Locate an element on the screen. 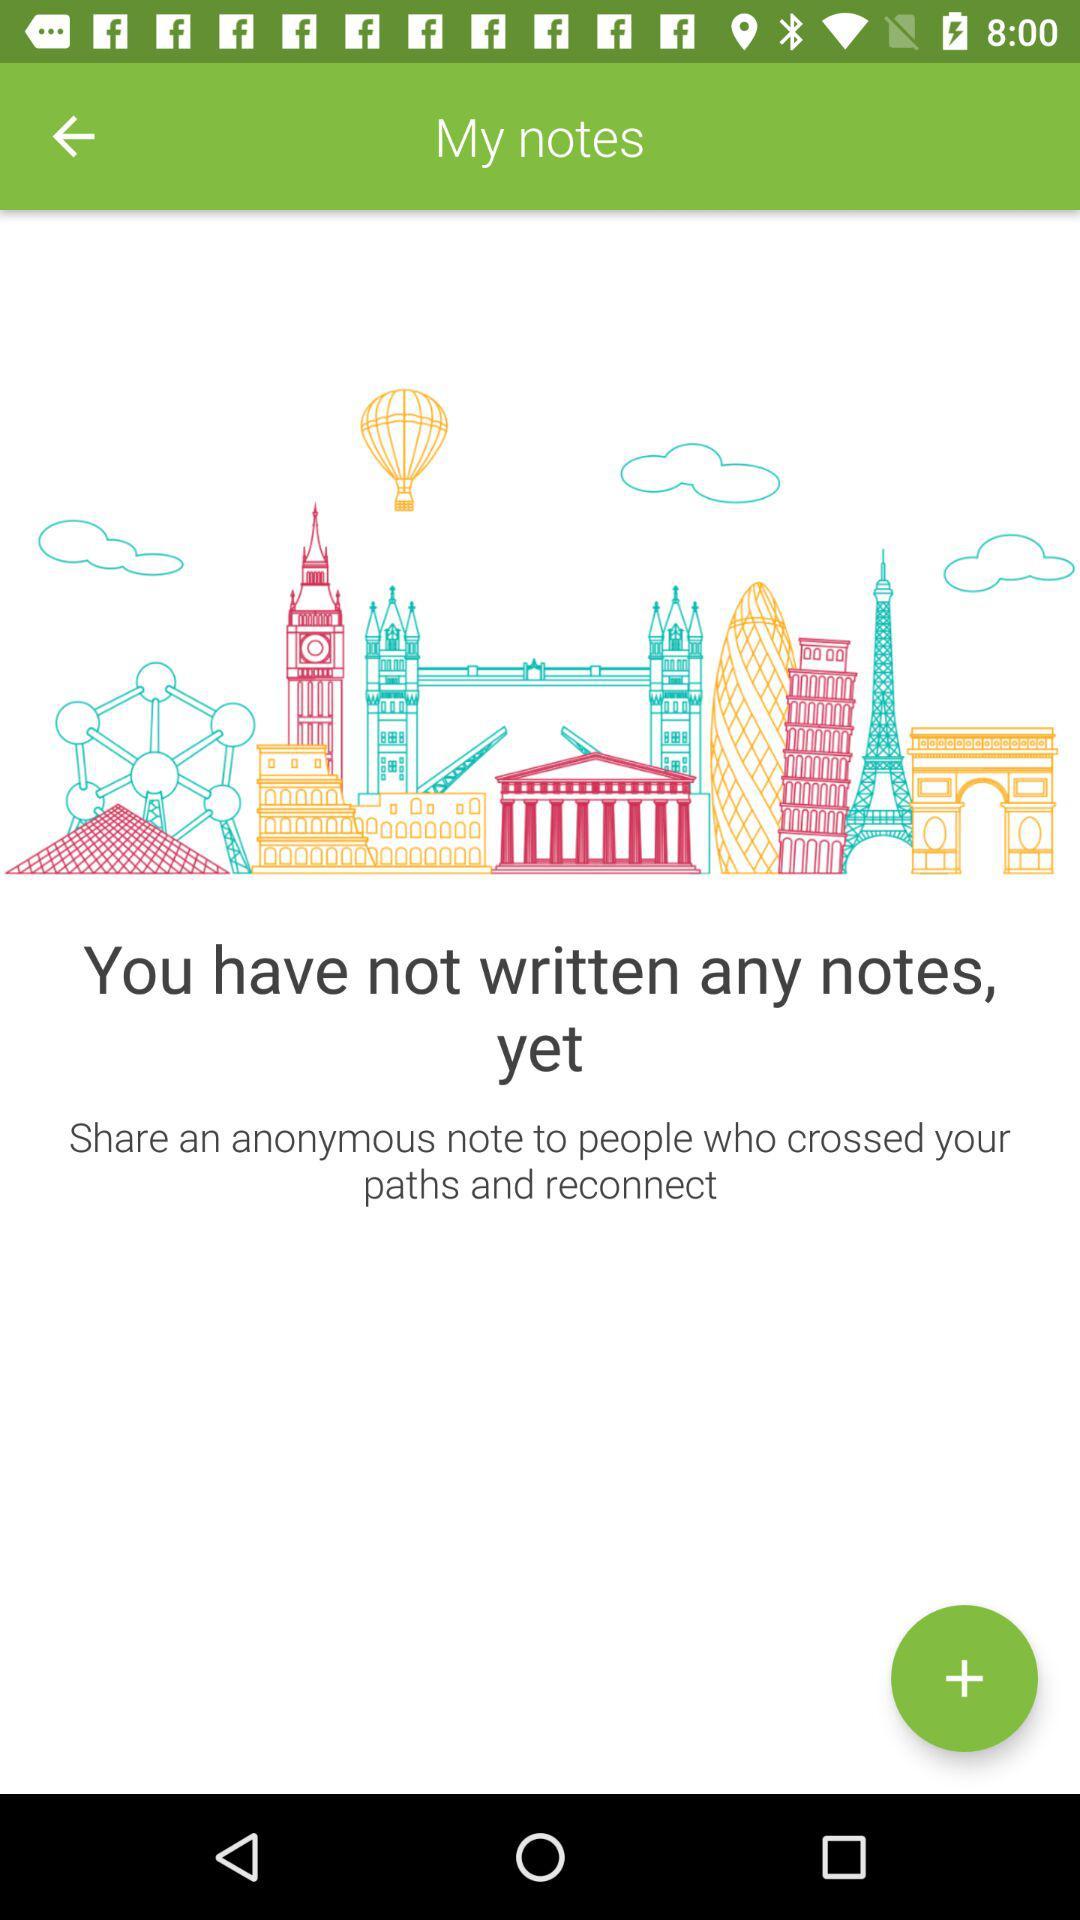 Image resolution: width=1080 pixels, height=1920 pixels. icon next to my notes icon is located at coordinates (72, 135).